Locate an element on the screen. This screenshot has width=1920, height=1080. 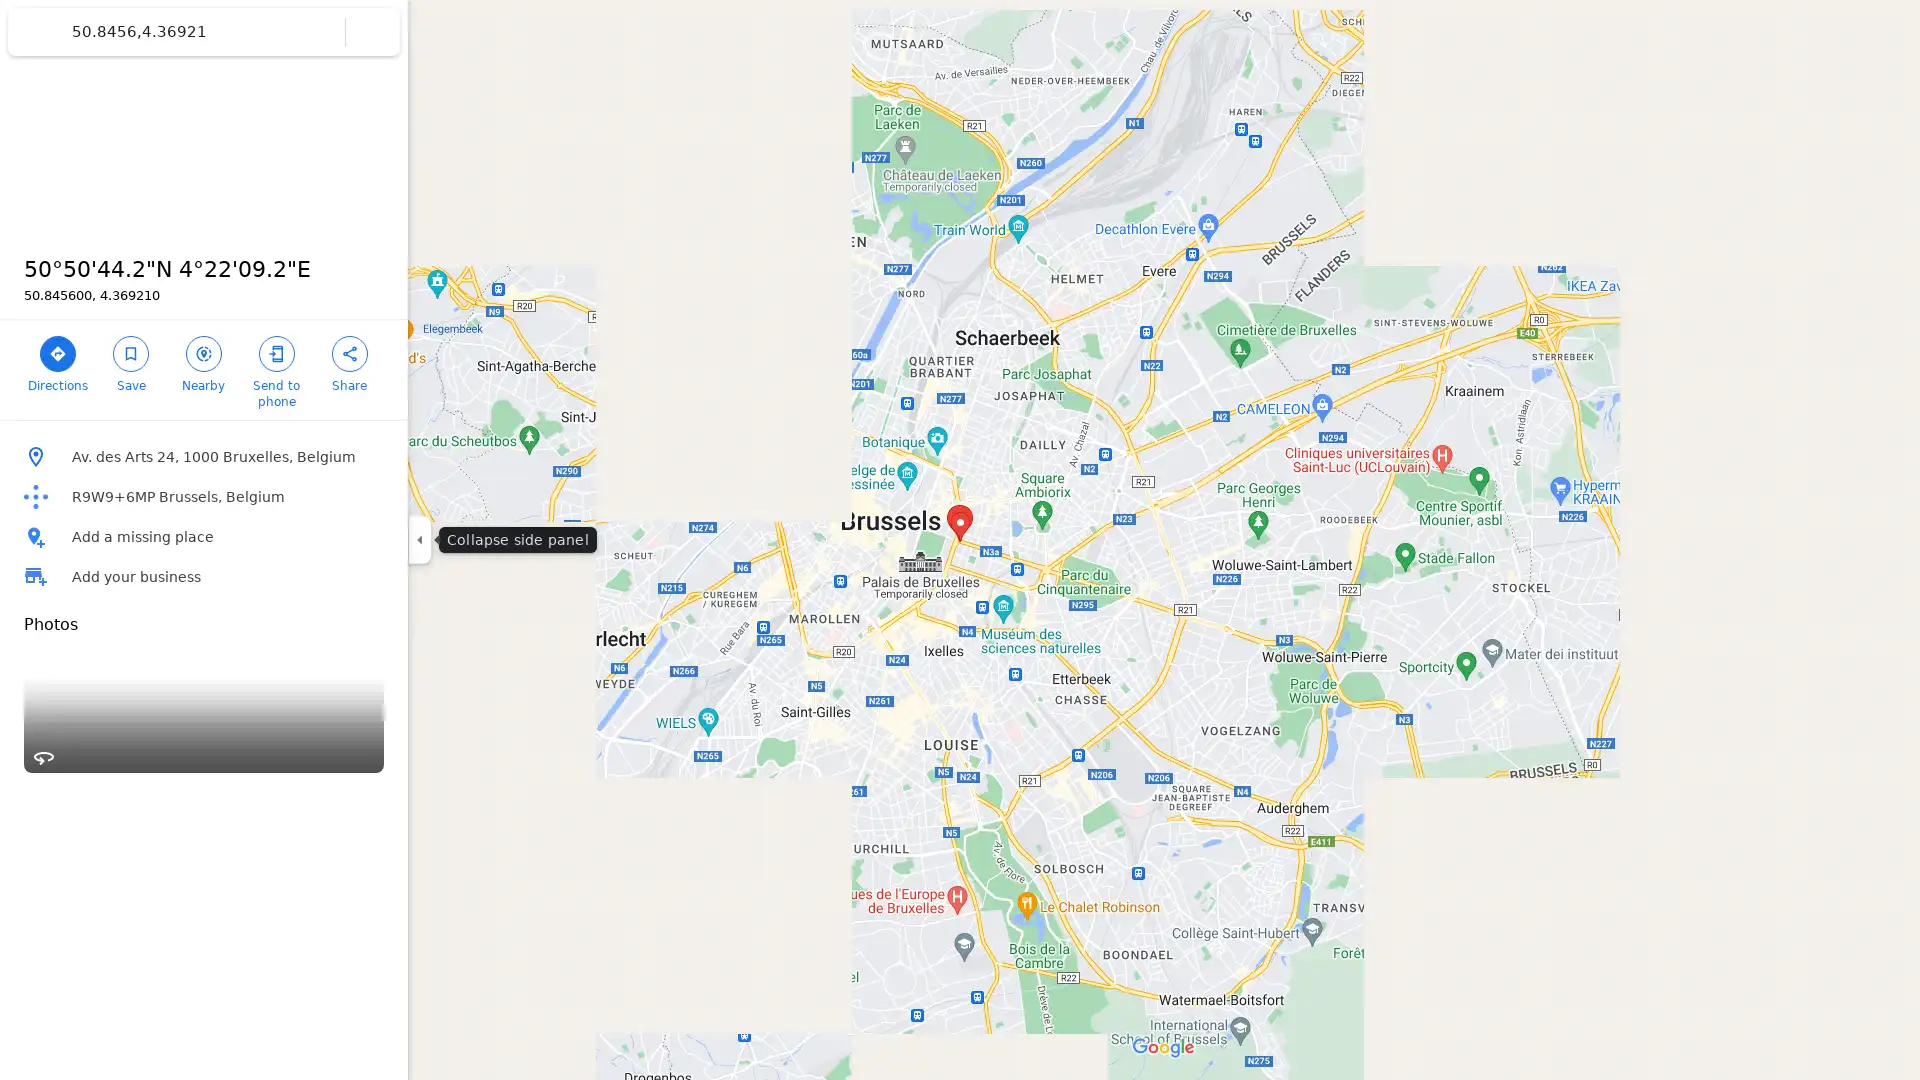
Share 5050'44.2"N 422'09.2"E is located at coordinates (349, 362).